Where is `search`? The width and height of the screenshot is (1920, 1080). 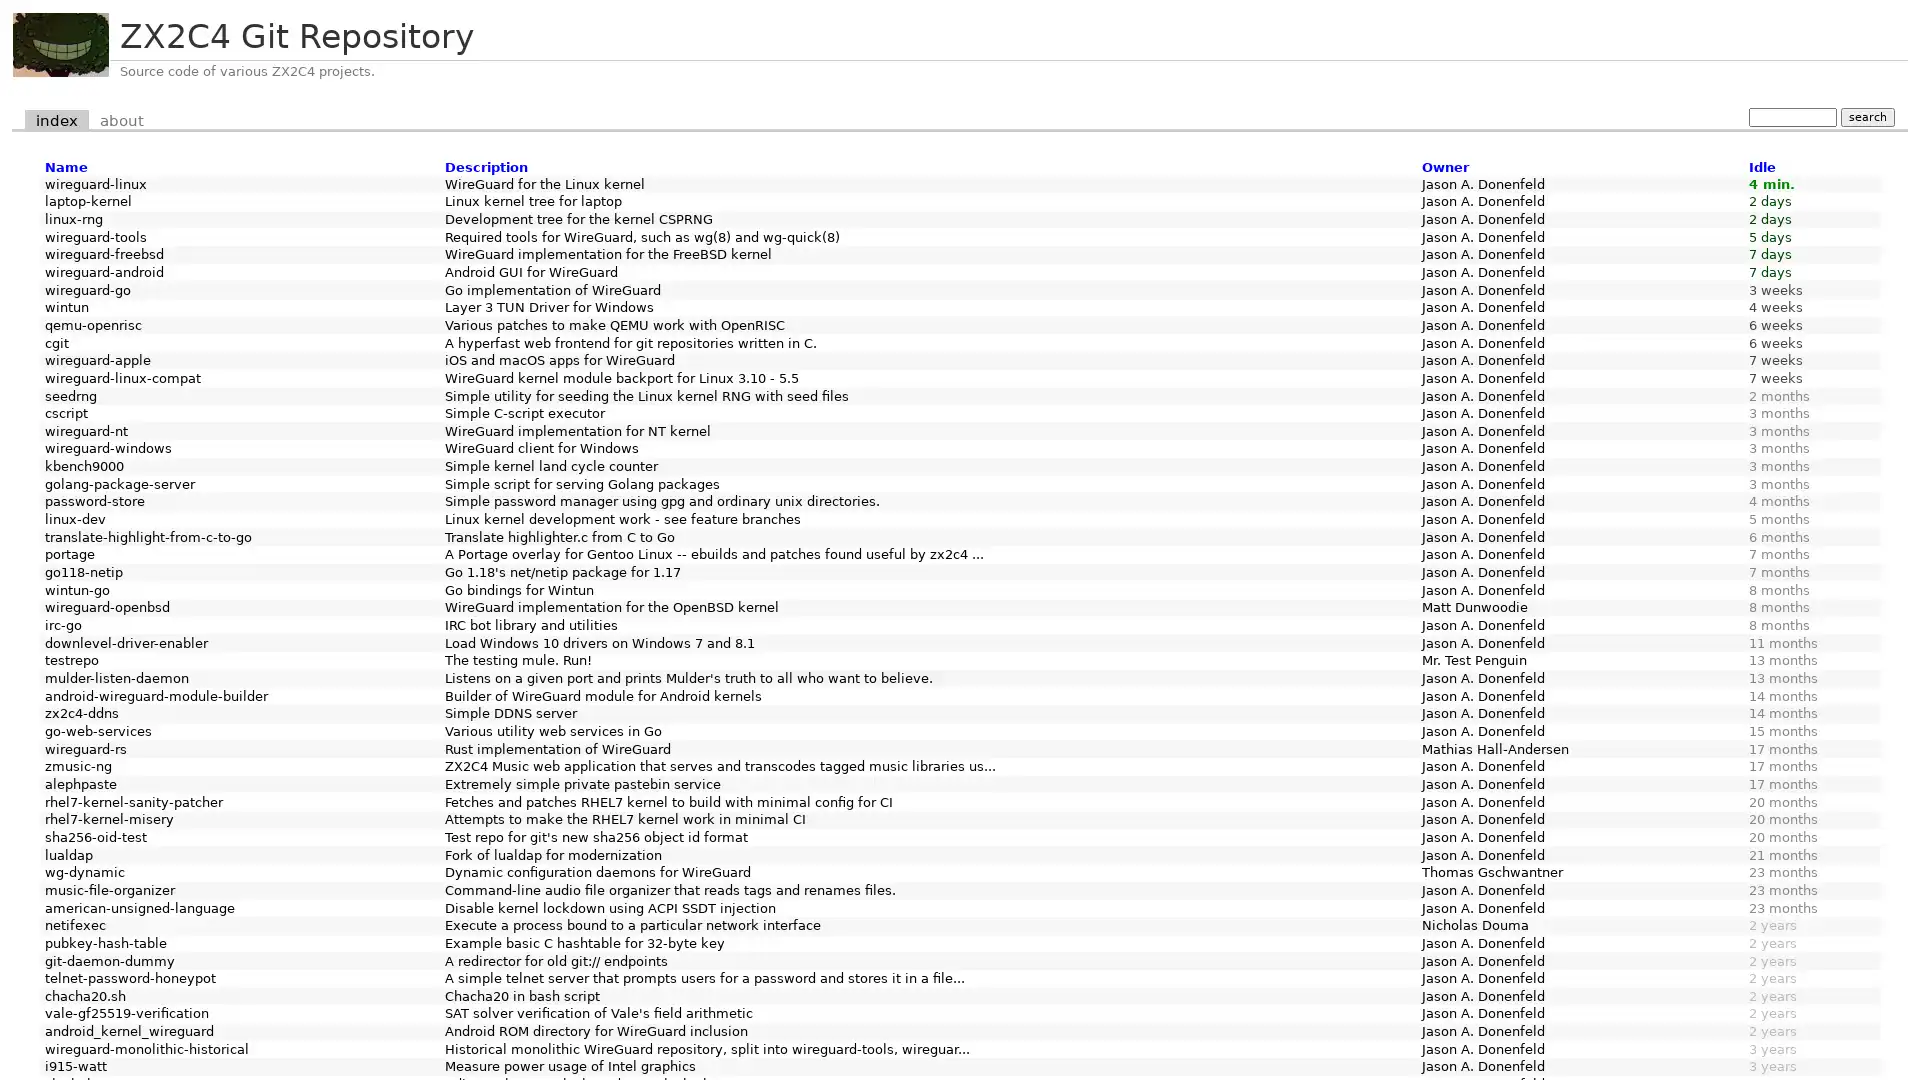
search is located at coordinates (1866, 116).